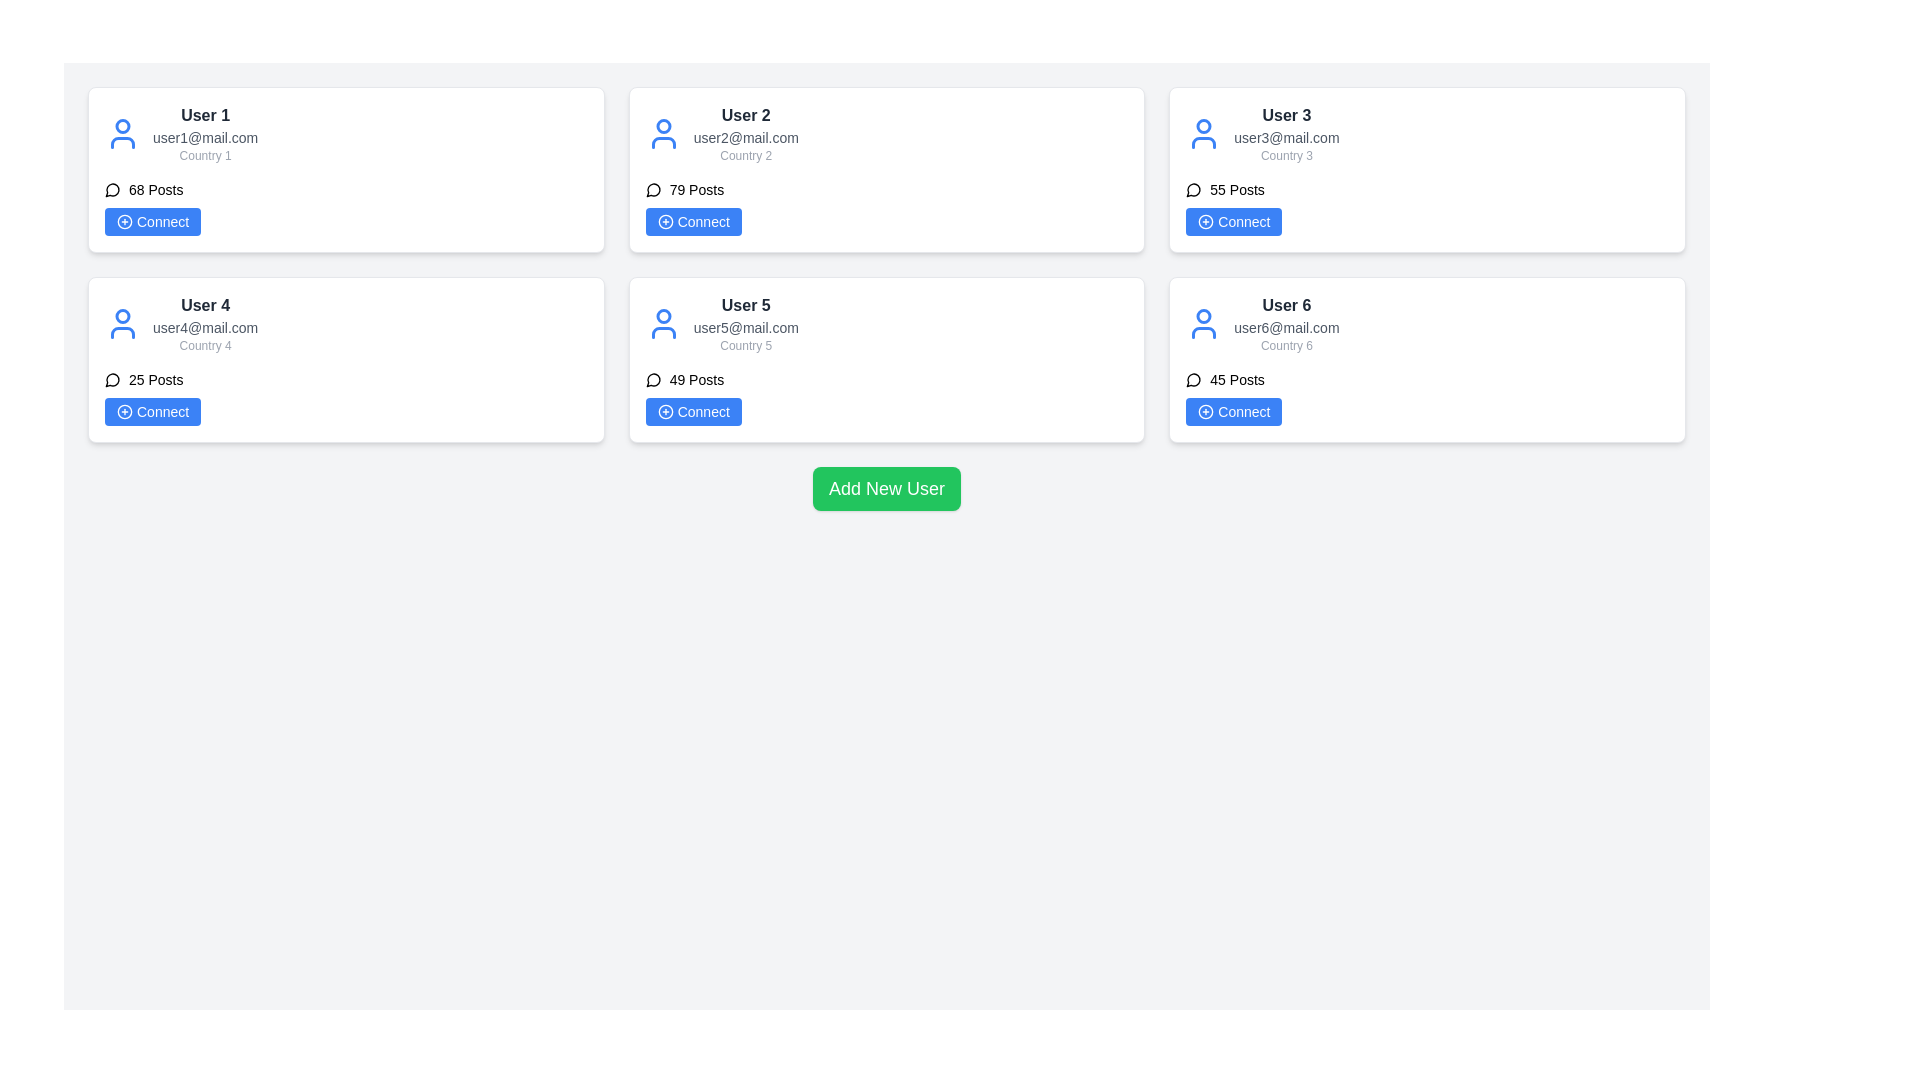  I want to click on displayed information from the Text display element that shows 'User 5', 'user5@mail.com', and 'Country 5', located in the fifth card of a 2x3 grid layout, so click(745, 323).